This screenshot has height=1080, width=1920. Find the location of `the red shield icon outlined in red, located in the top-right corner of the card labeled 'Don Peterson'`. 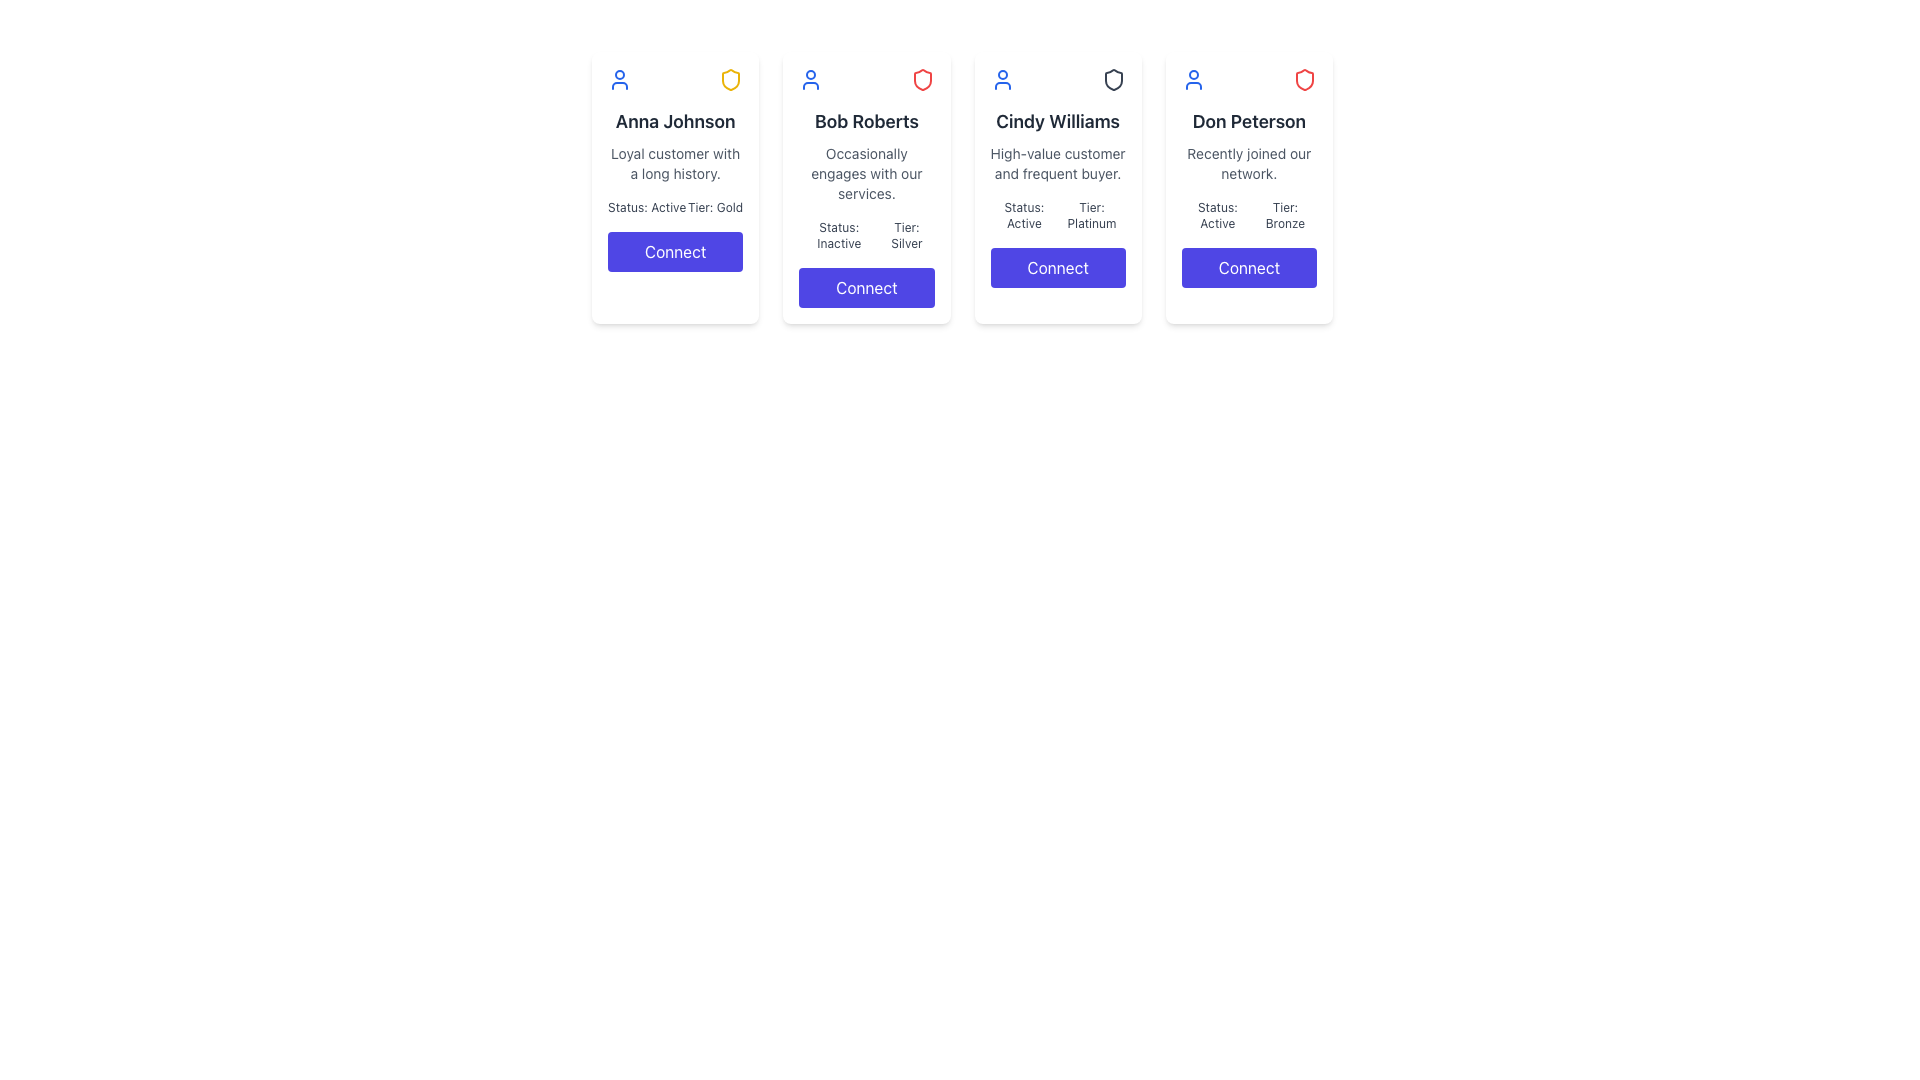

the red shield icon outlined in red, located in the top-right corner of the card labeled 'Don Peterson' is located at coordinates (1305, 79).